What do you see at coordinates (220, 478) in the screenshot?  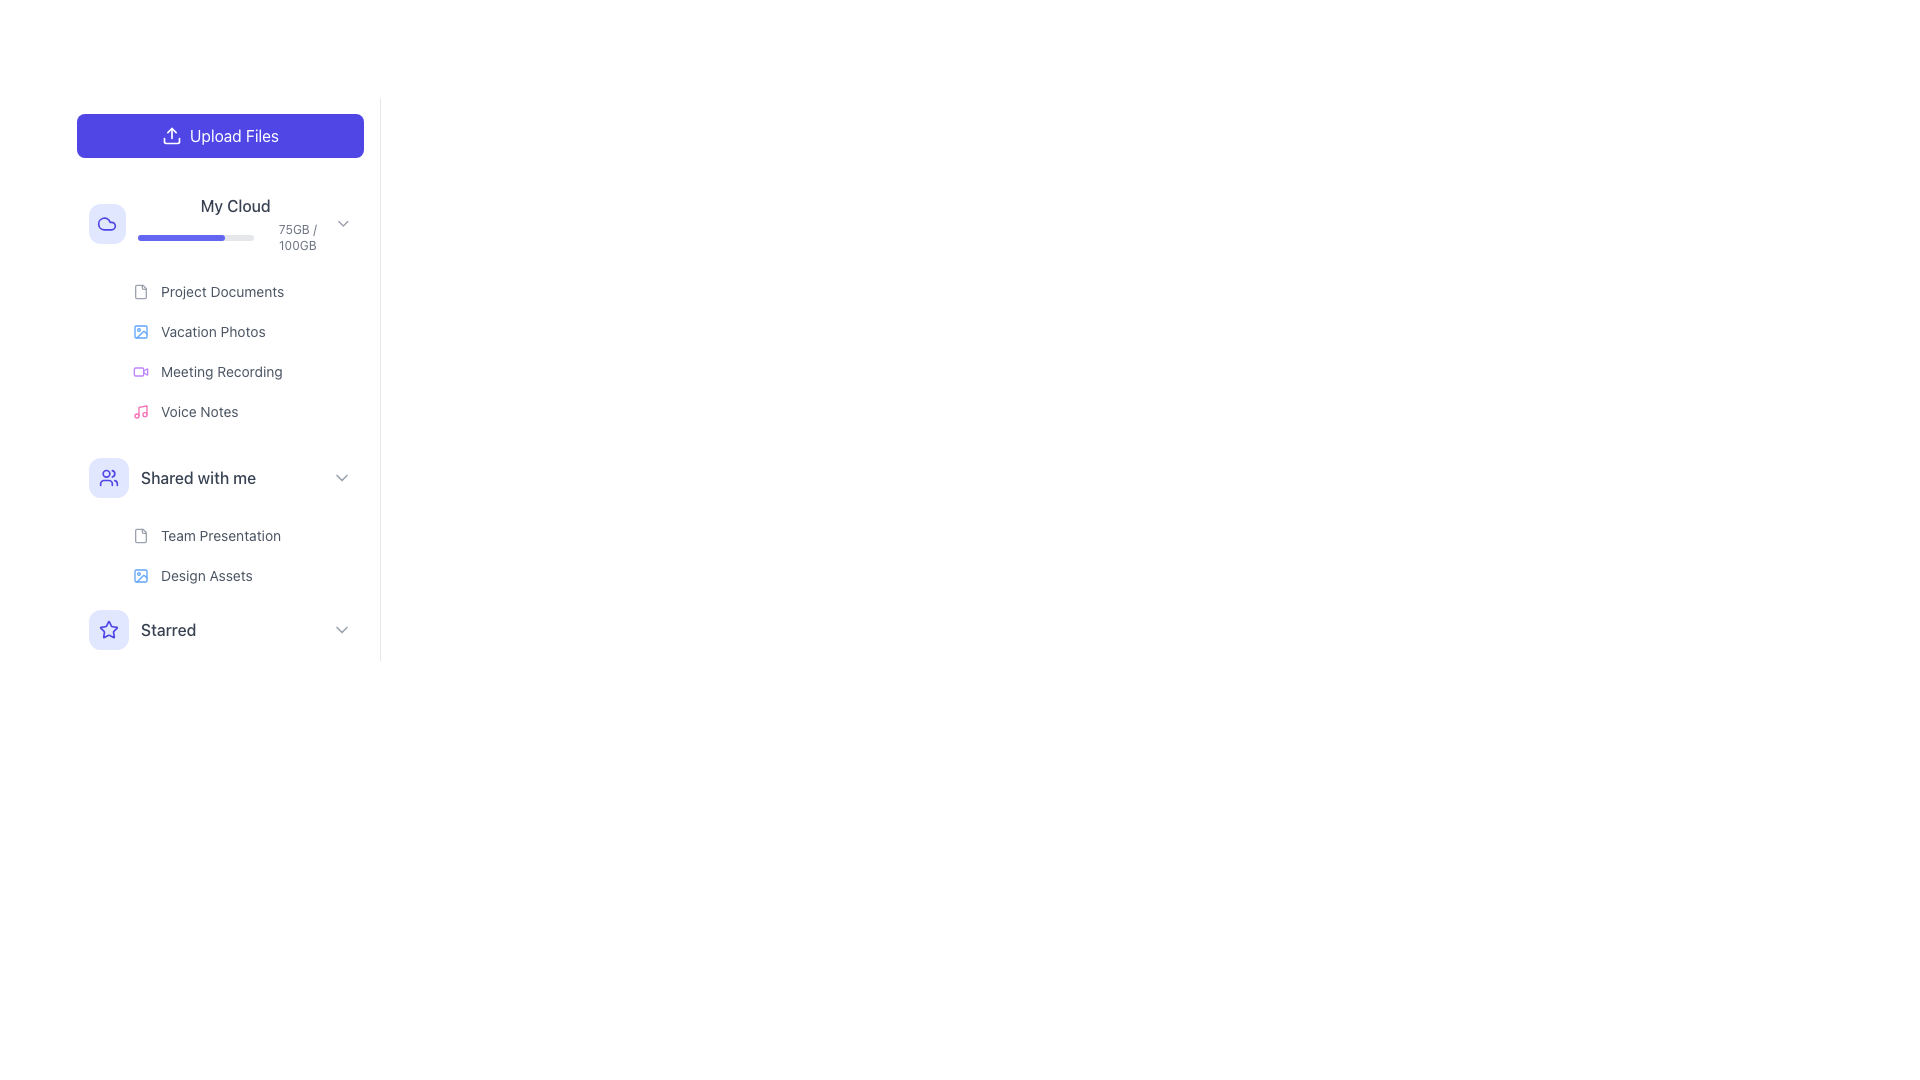 I see `the 'Shared with me' button in the vertical navigation menu on the left side of the interface` at bounding box center [220, 478].